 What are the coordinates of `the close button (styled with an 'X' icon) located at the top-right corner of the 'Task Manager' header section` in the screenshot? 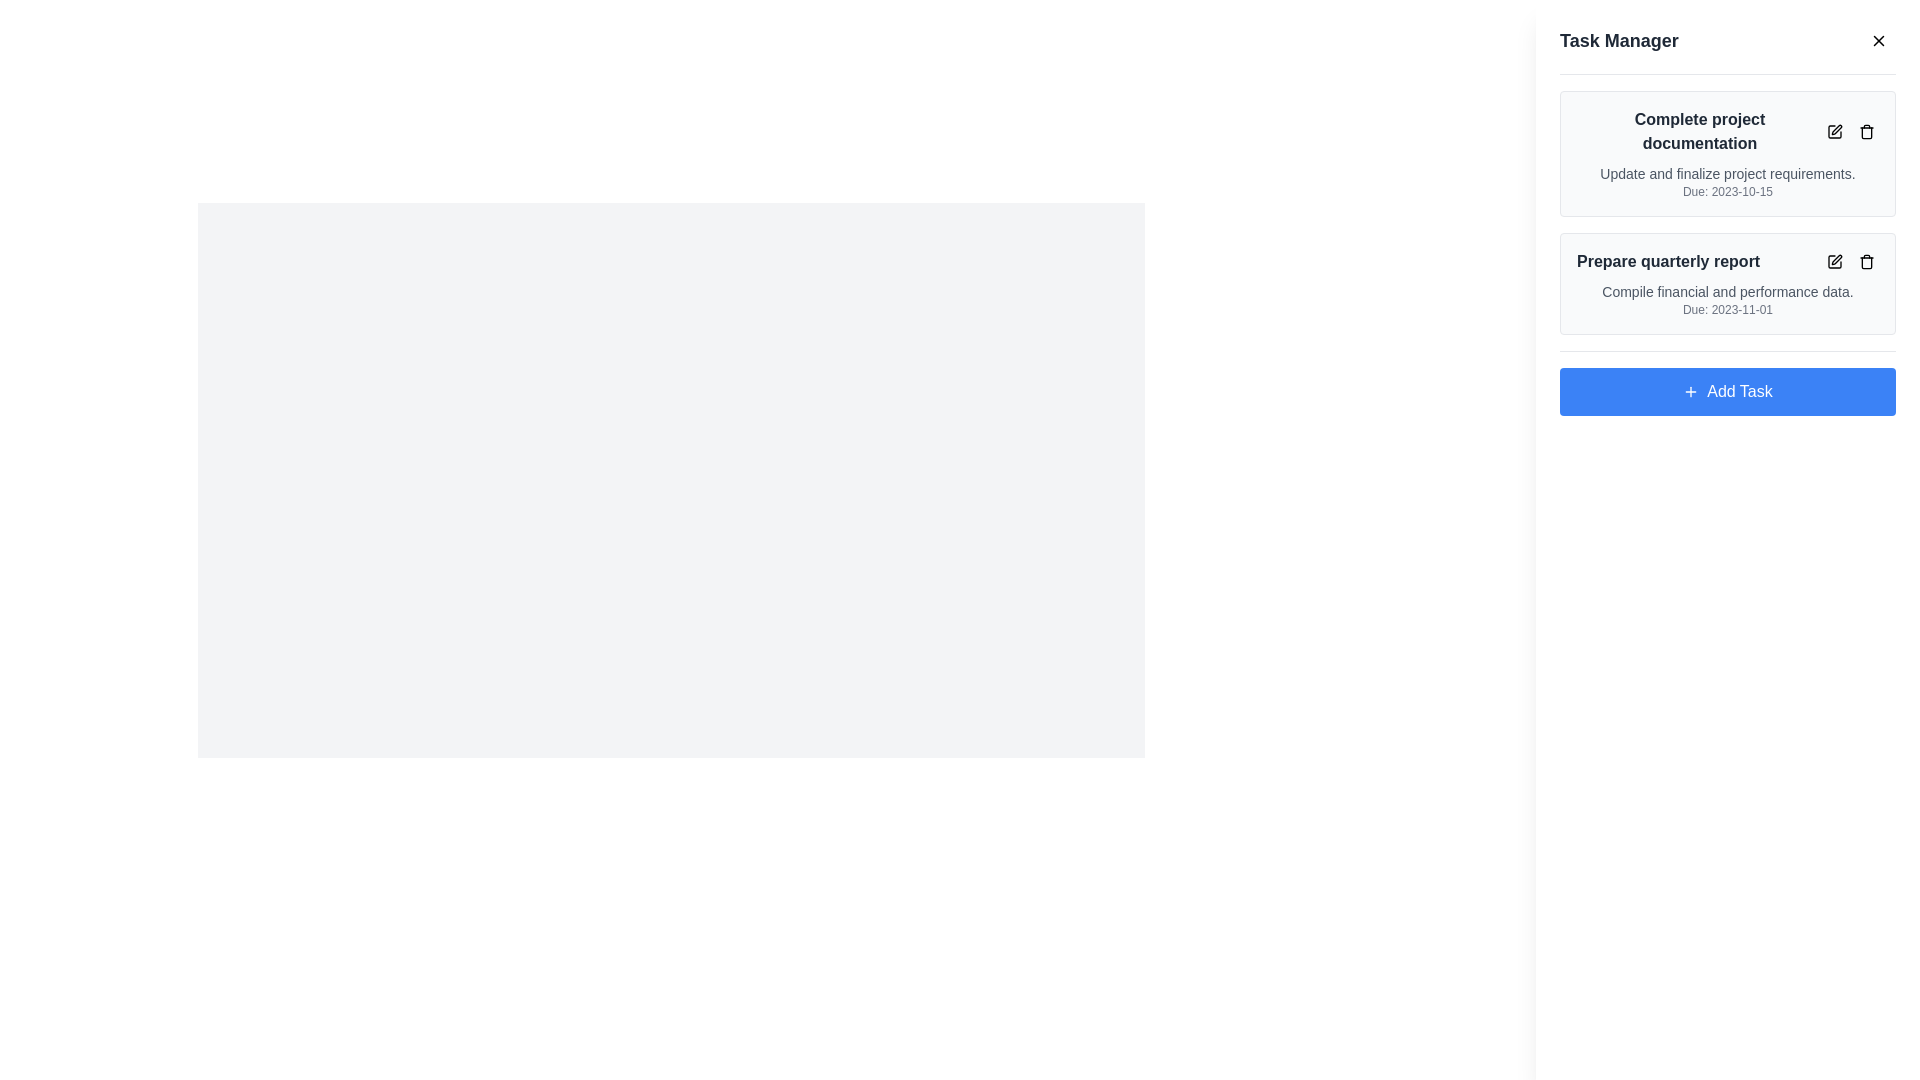 It's located at (1877, 41).